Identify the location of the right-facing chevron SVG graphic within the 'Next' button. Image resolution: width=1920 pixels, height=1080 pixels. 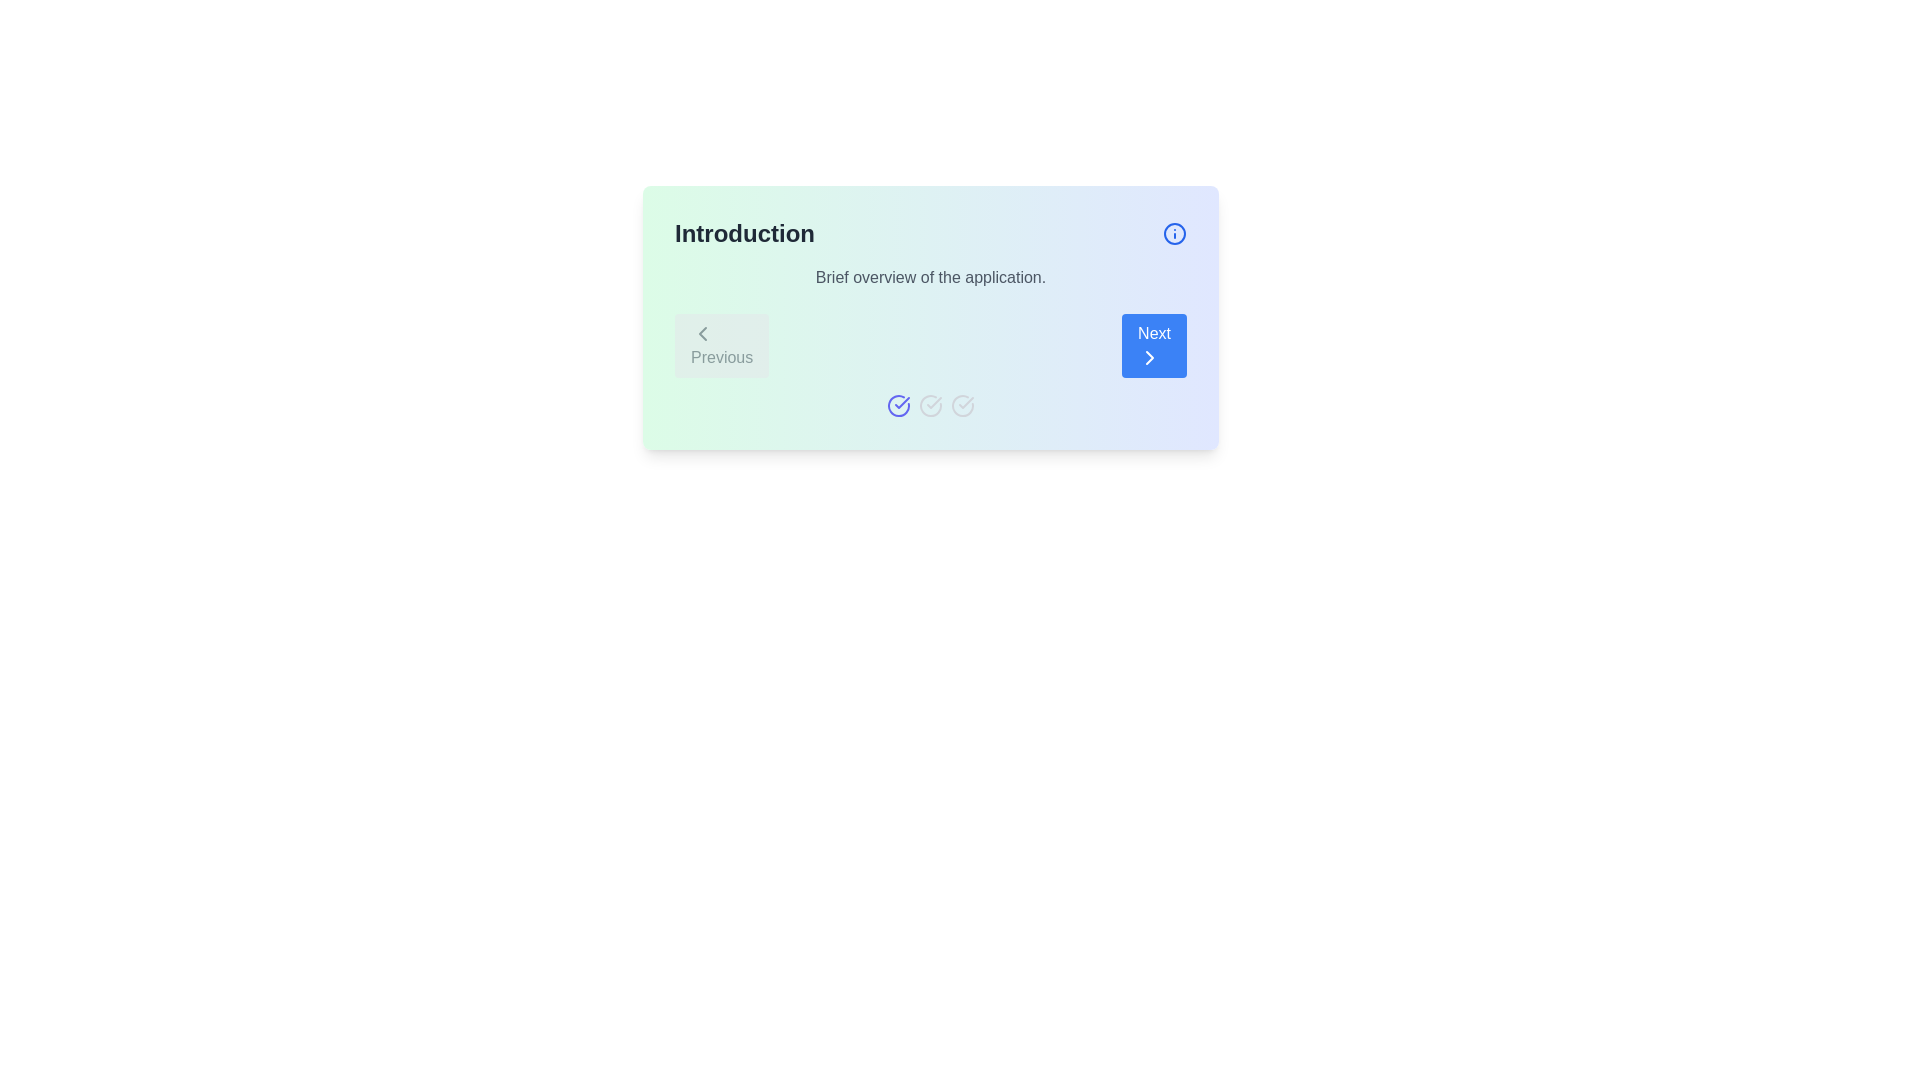
(1150, 357).